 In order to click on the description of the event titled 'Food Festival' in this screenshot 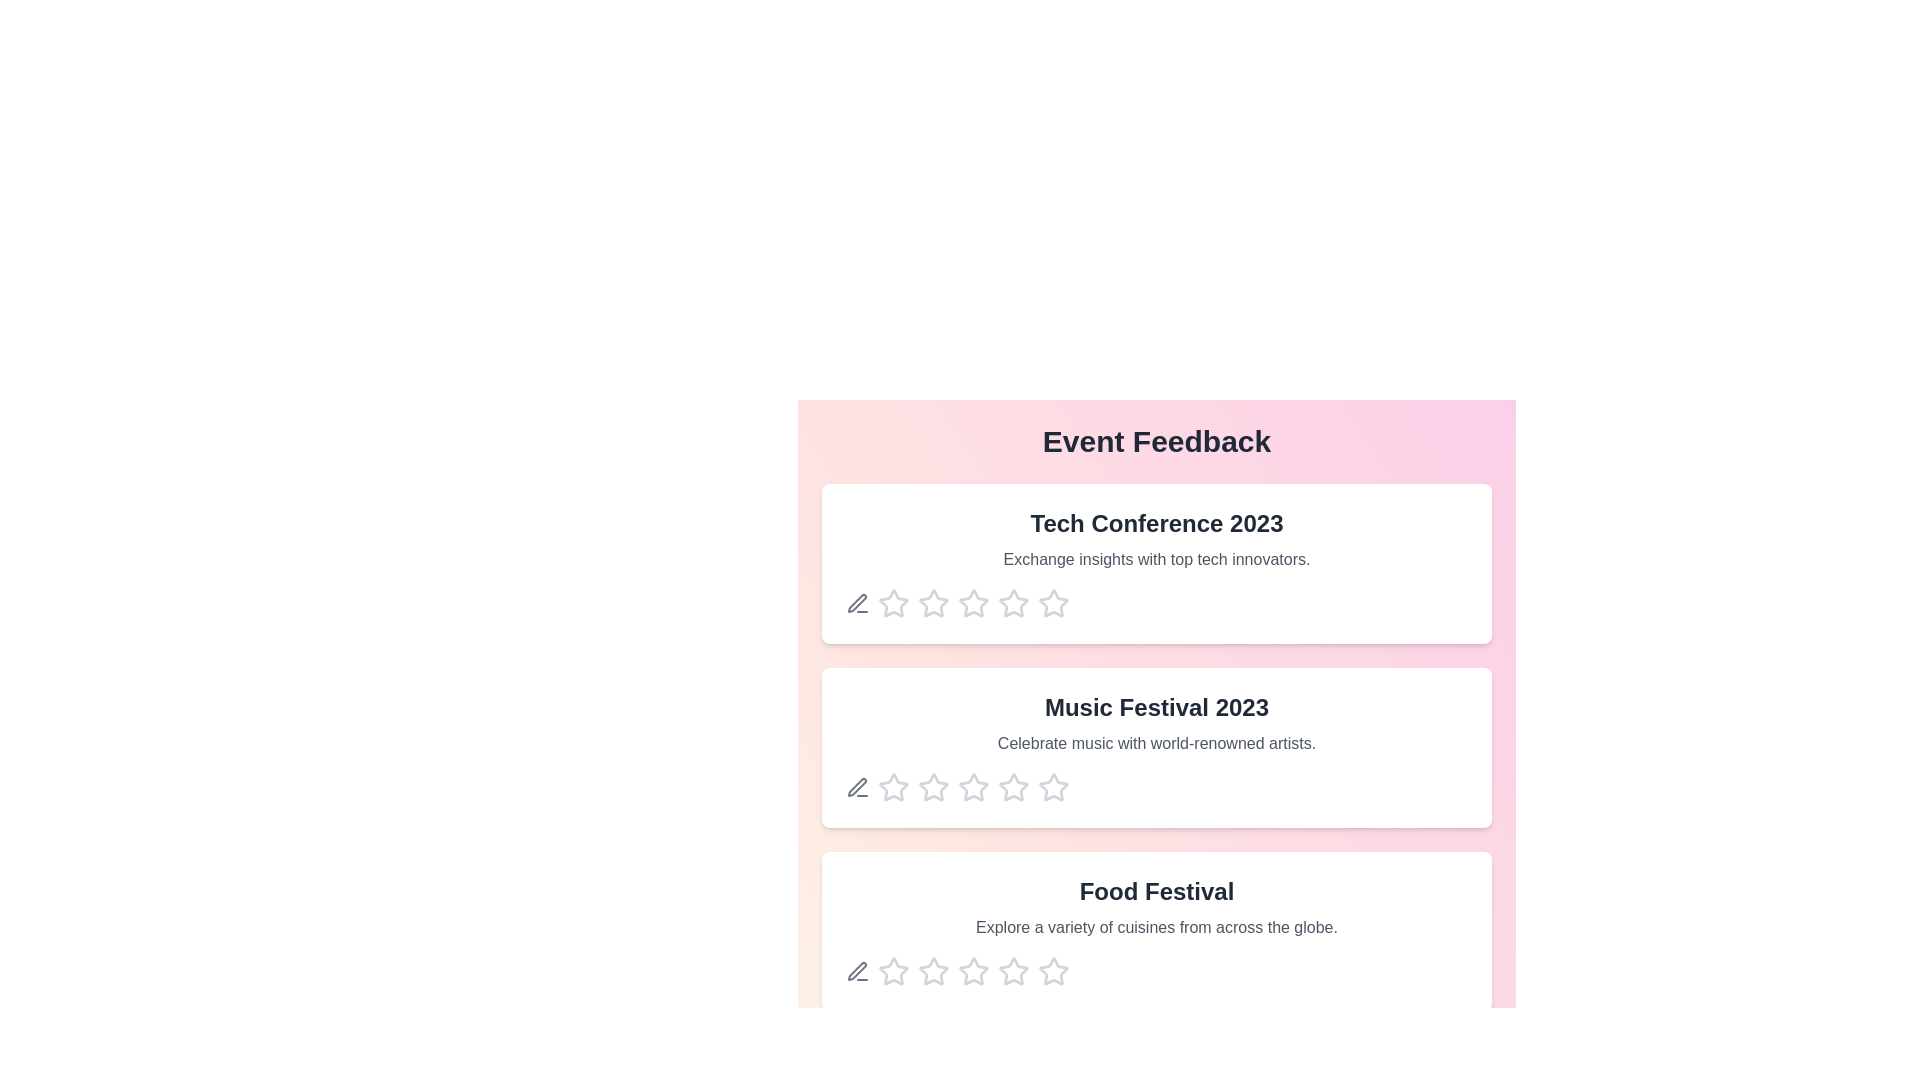, I will do `click(1156, 932)`.